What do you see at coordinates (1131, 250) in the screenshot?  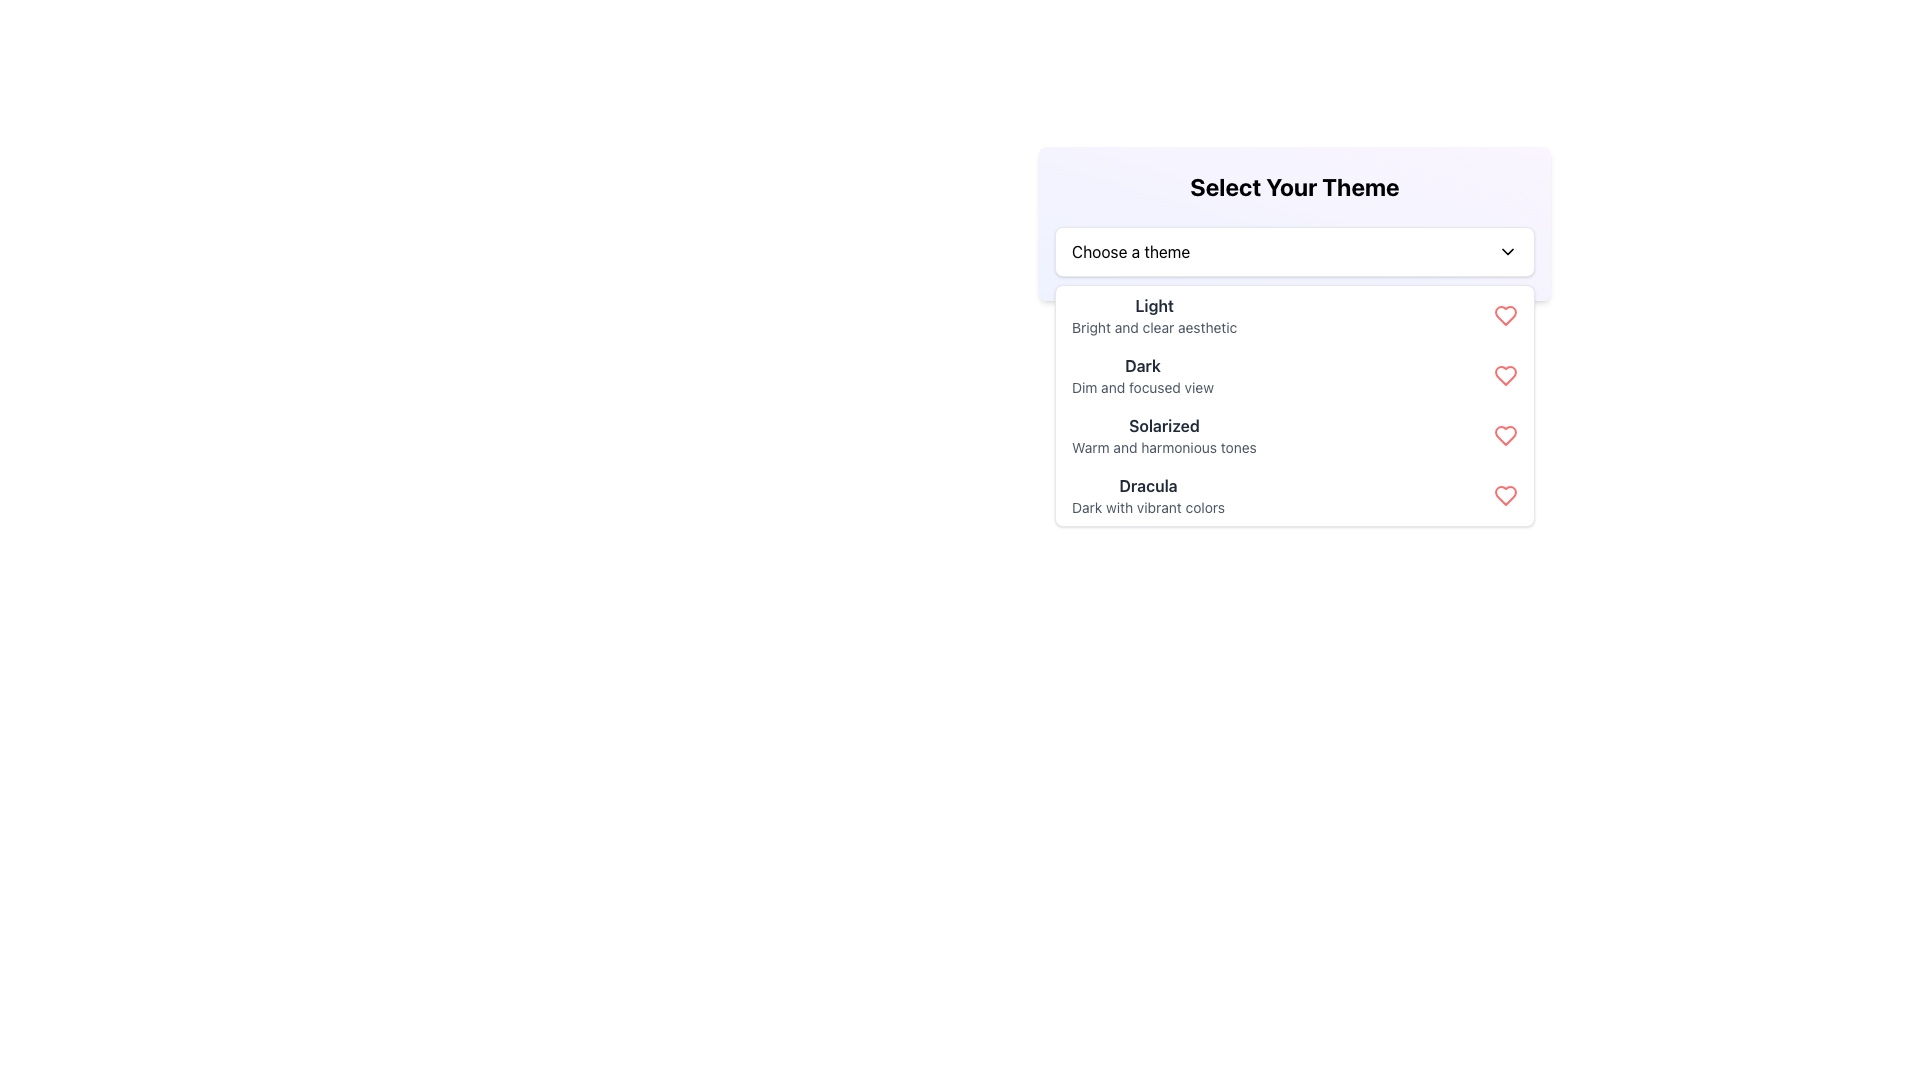 I see `the 'Choose a theme' text label to highlight it, which is positioned inside a white box with rounded corners on the left side of the dropdown section` at bounding box center [1131, 250].